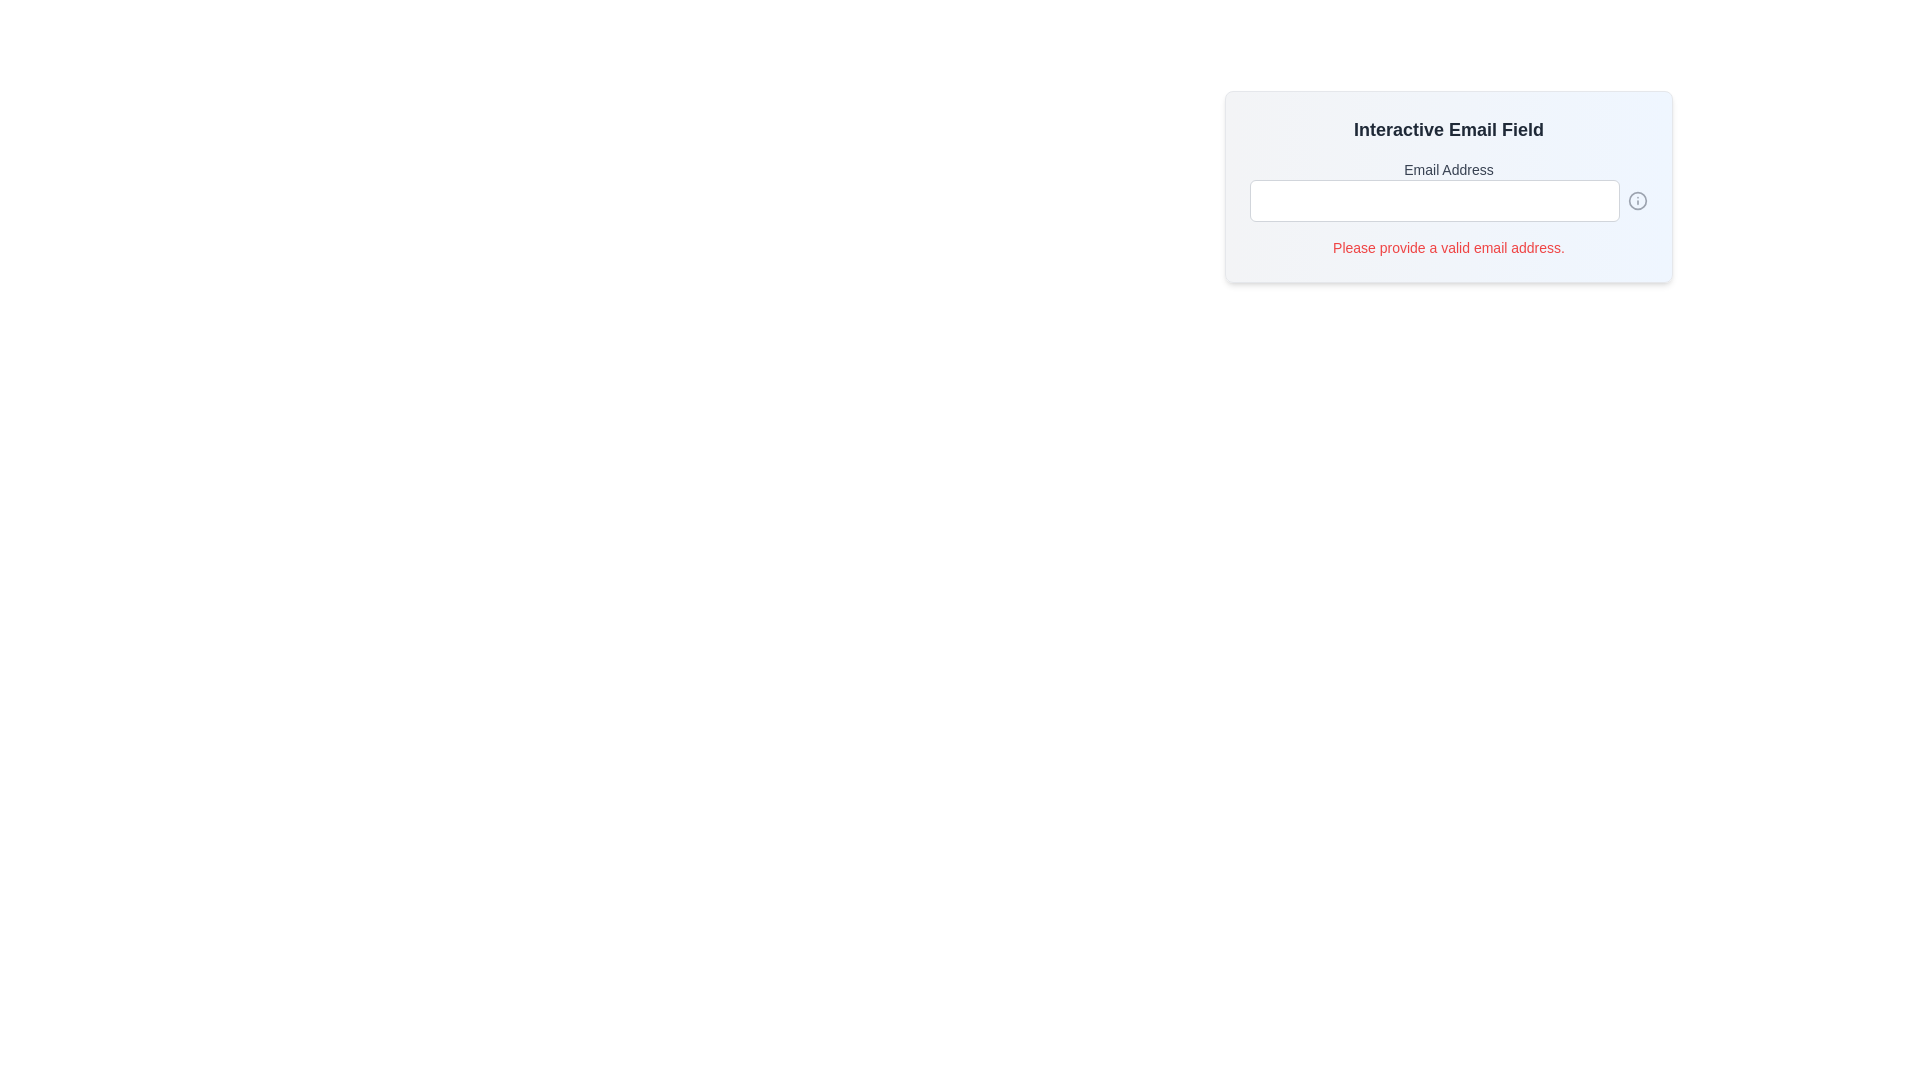 The height and width of the screenshot is (1080, 1920). Describe the element at coordinates (1449, 168) in the screenshot. I see `the label indicating the email input field, which is positioned above the input field and serves as its descriptive label` at that location.